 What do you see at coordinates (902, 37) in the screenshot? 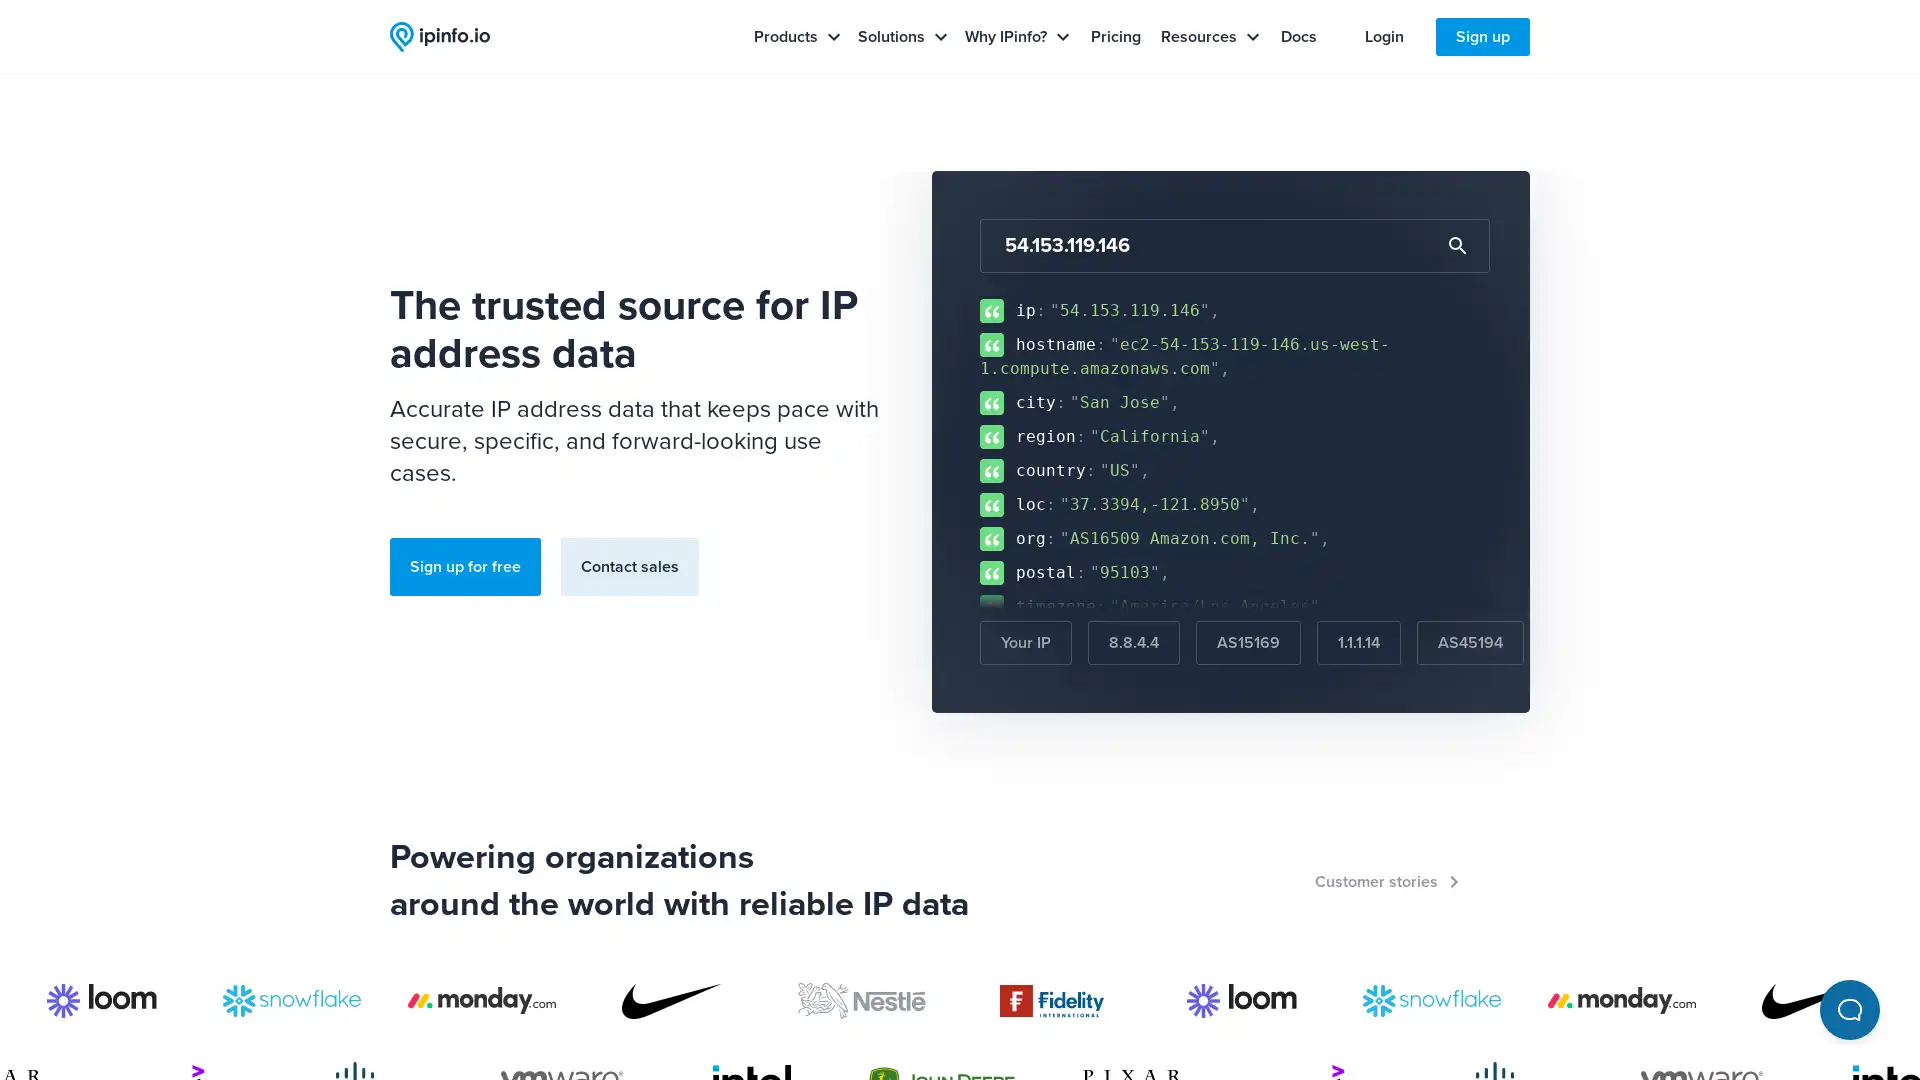
I see `Solutions` at bounding box center [902, 37].